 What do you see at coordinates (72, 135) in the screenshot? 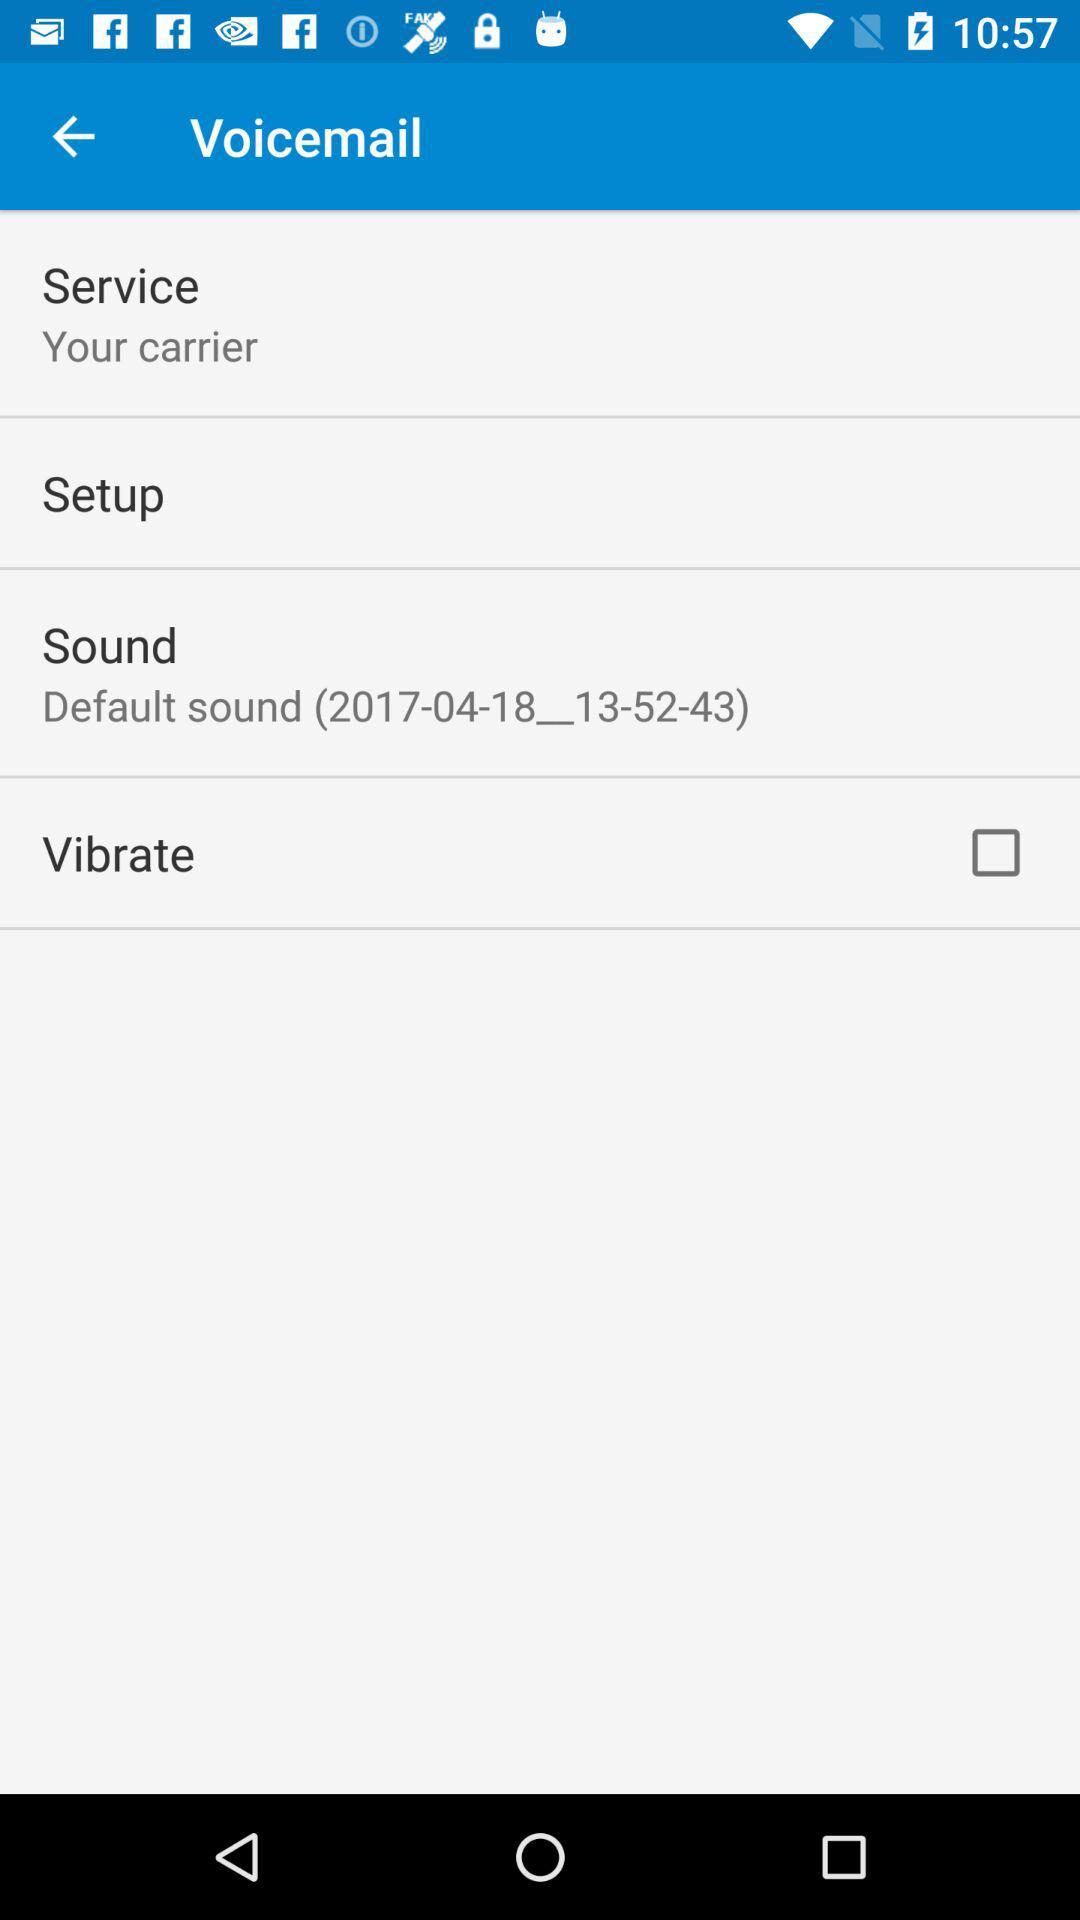
I see `the app above service` at bounding box center [72, 135].